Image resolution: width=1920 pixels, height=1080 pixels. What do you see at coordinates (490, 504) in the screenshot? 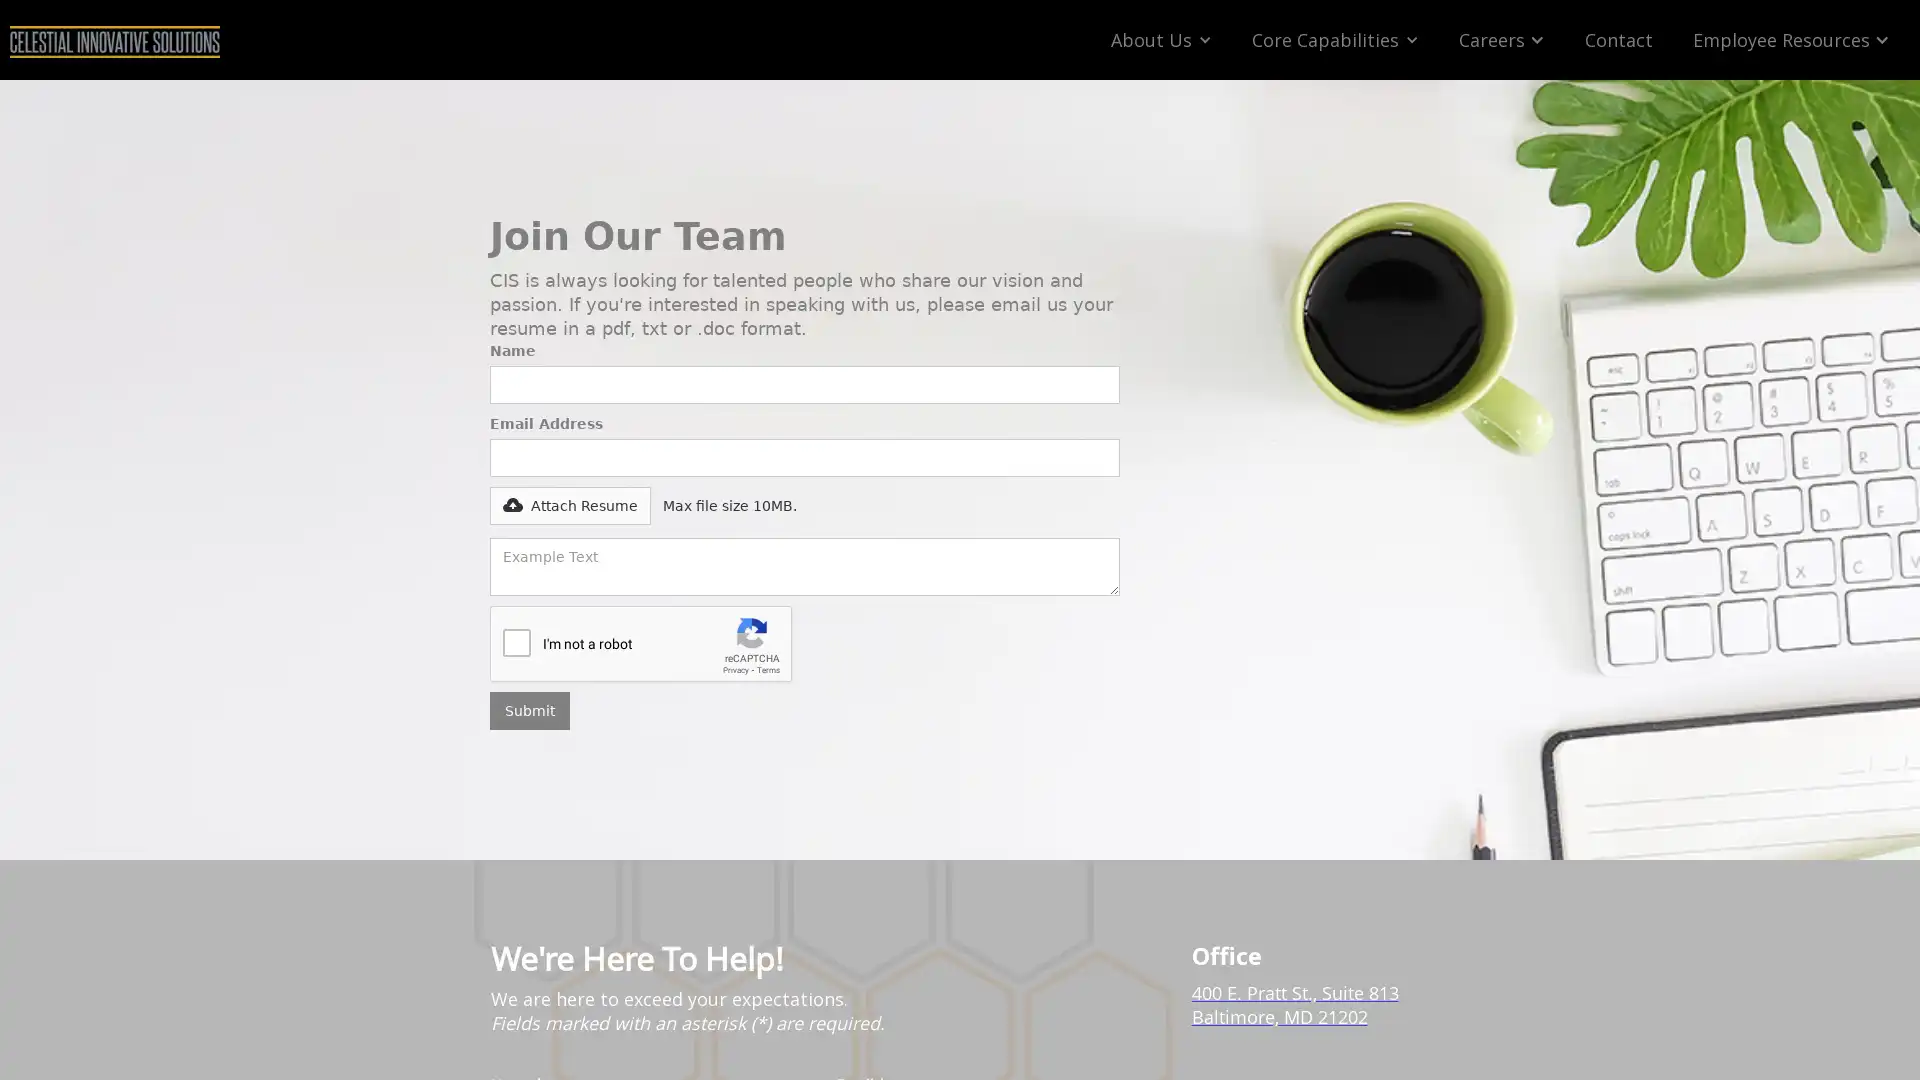
I see `Attach Resume` at bounding box center [490, 504].